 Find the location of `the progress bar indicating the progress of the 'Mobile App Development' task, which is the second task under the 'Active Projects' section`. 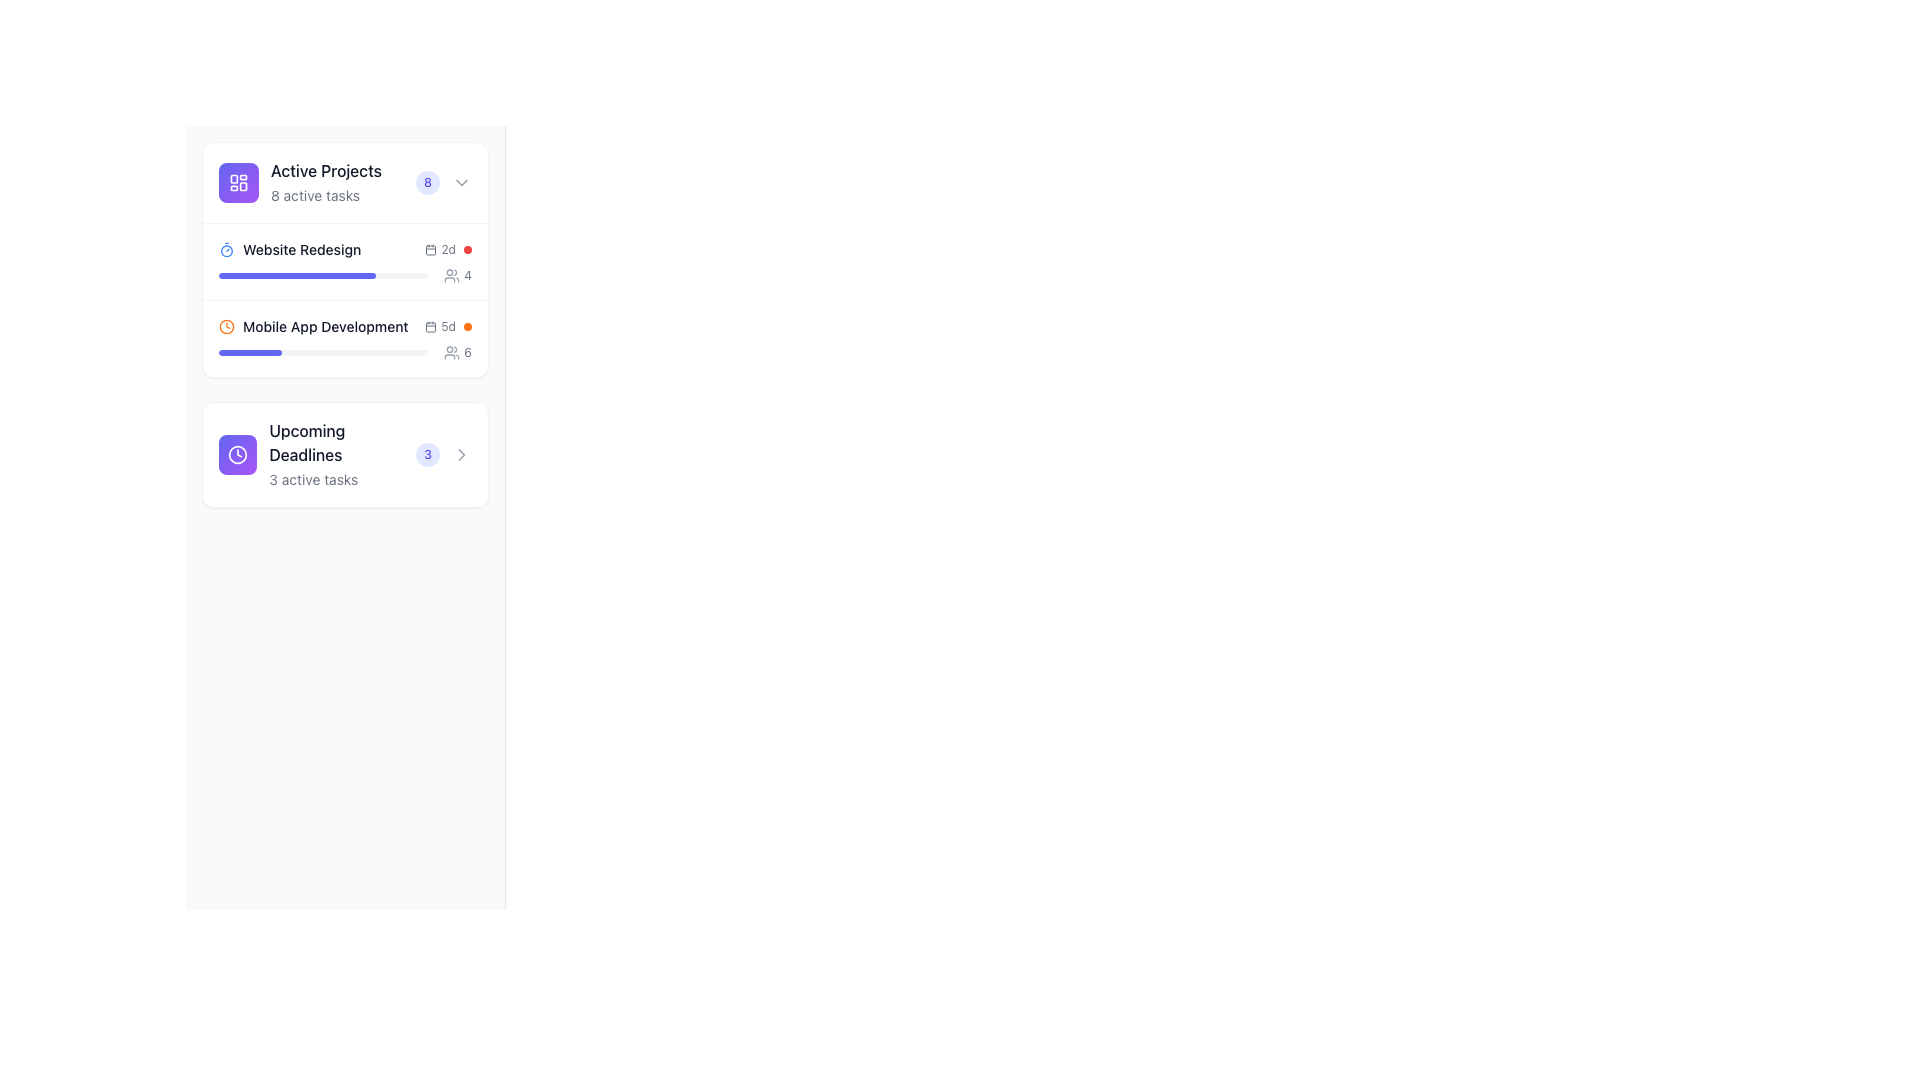

the progress bar indicating the progress of the 'Mobile App Development' task, which is the second task under the 'Active Projects' section is located at coordinates (345, 352).